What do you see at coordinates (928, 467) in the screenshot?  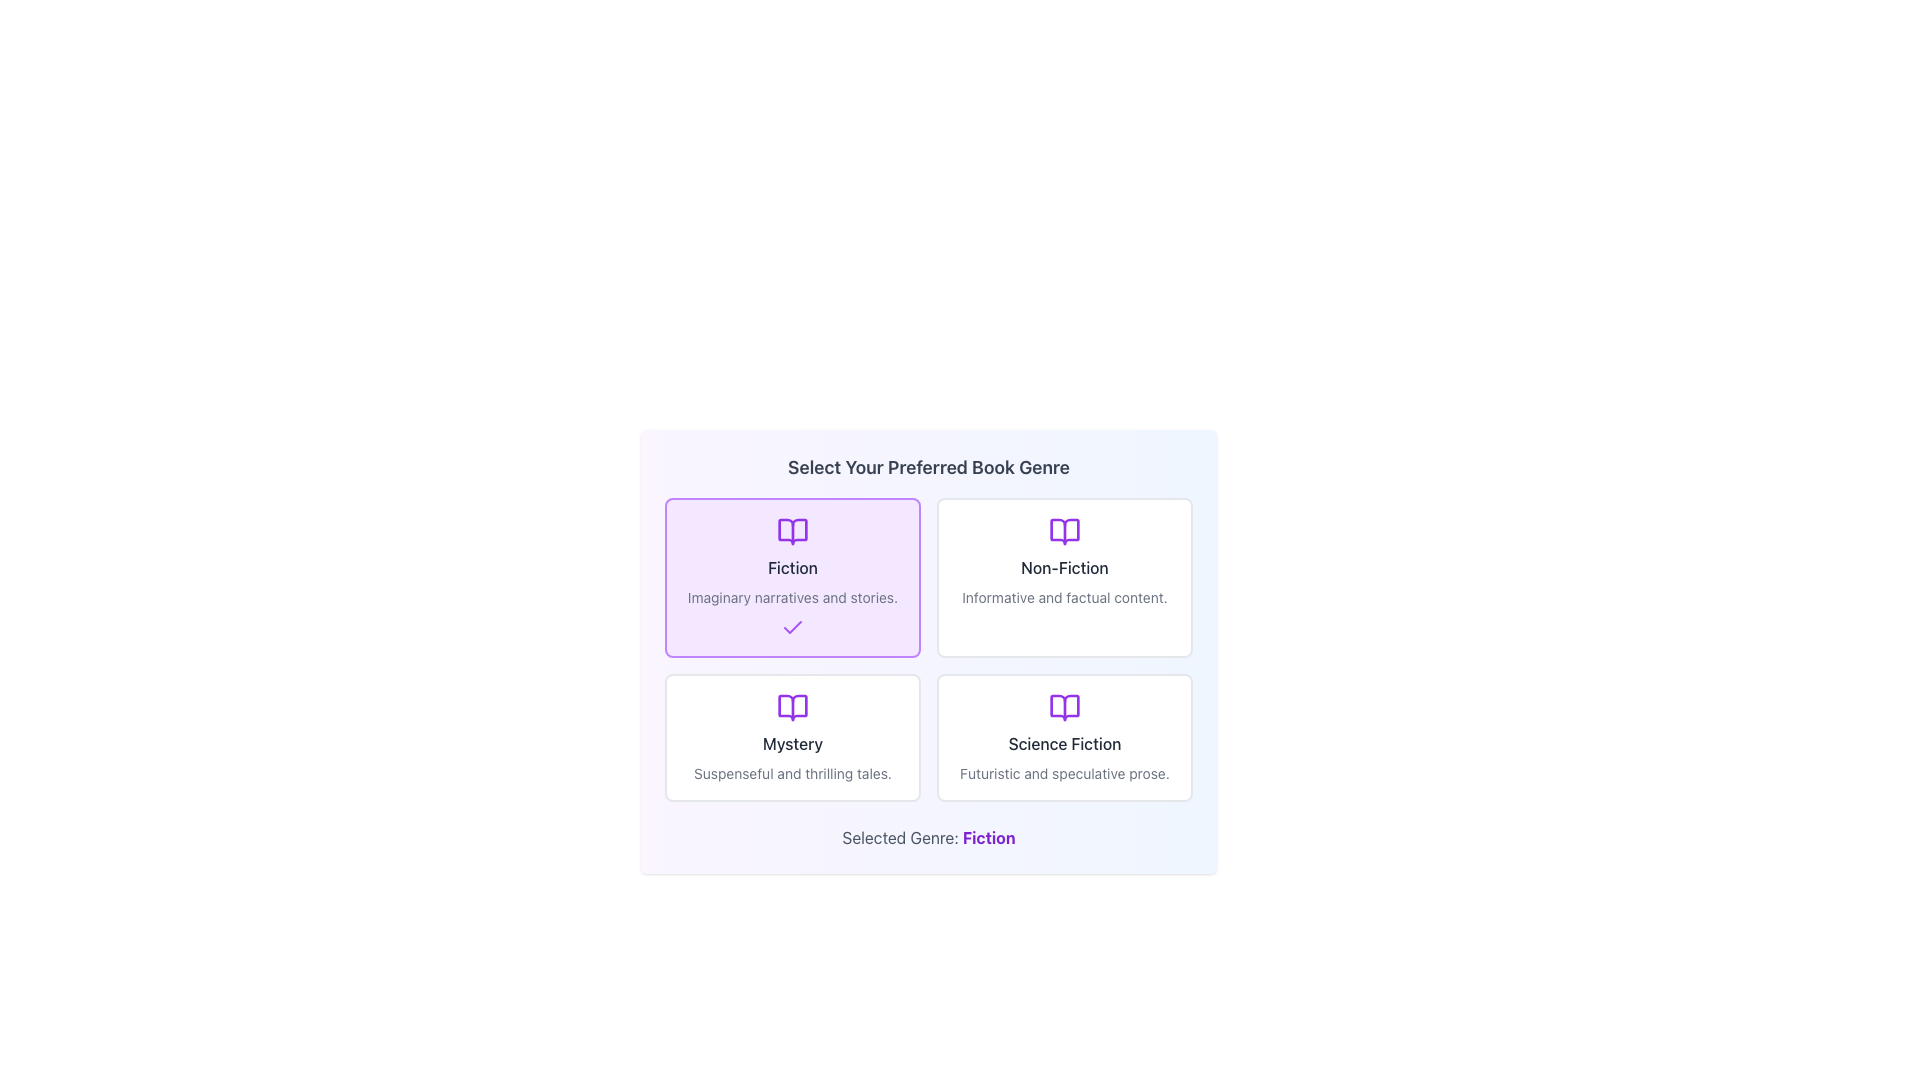 I see `text of the centrally aligned heading that instructs users to select their preferred book genre` at bounding box center [928, 467].